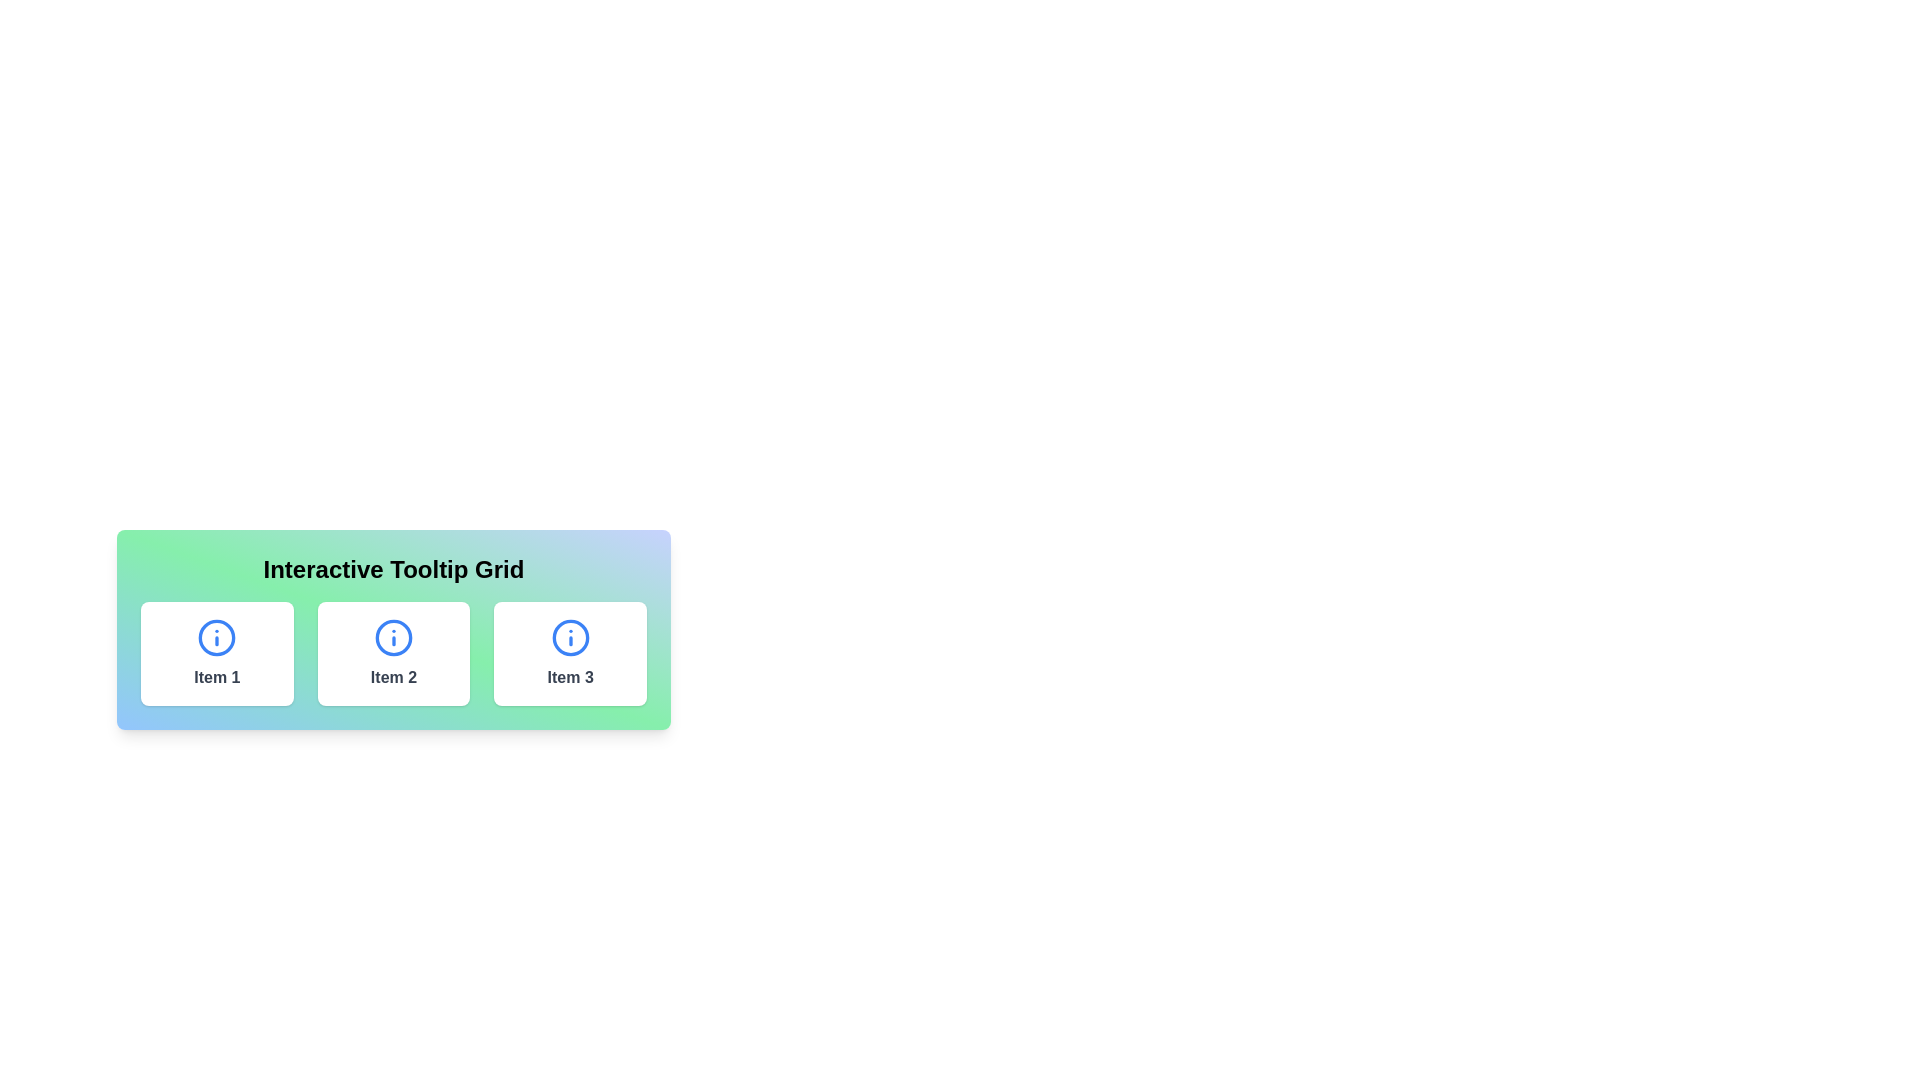 The height and width of the screenshot is (1080, 1920). Describe the element at coordinates (217, 677) in the screenshot. I see `the small gray bold text label that reads 'Item 1', located below the blue circular information icon in the first item of the horizontally aligned cards within the 'Interactive Tooltip Grid'` at that location.